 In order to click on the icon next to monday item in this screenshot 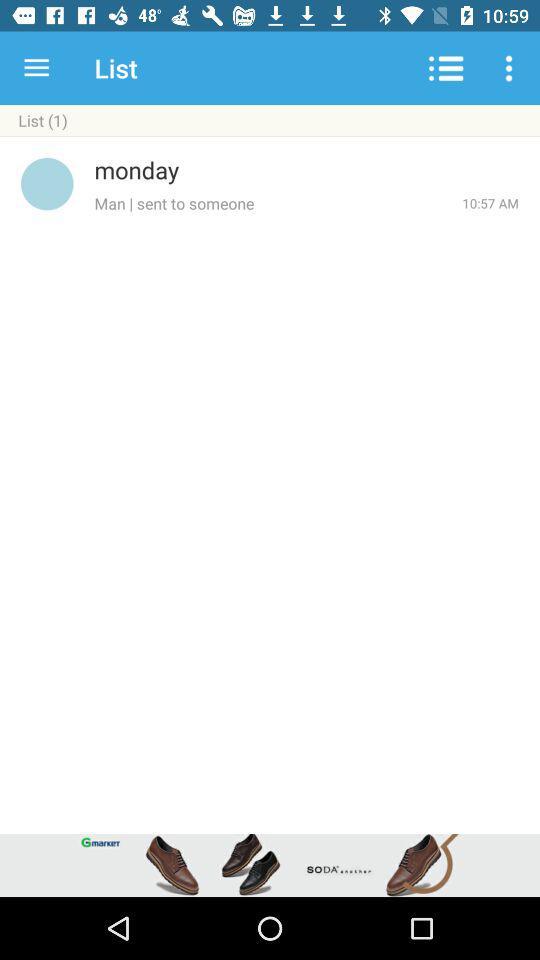, I will do `click(47, 184)`.